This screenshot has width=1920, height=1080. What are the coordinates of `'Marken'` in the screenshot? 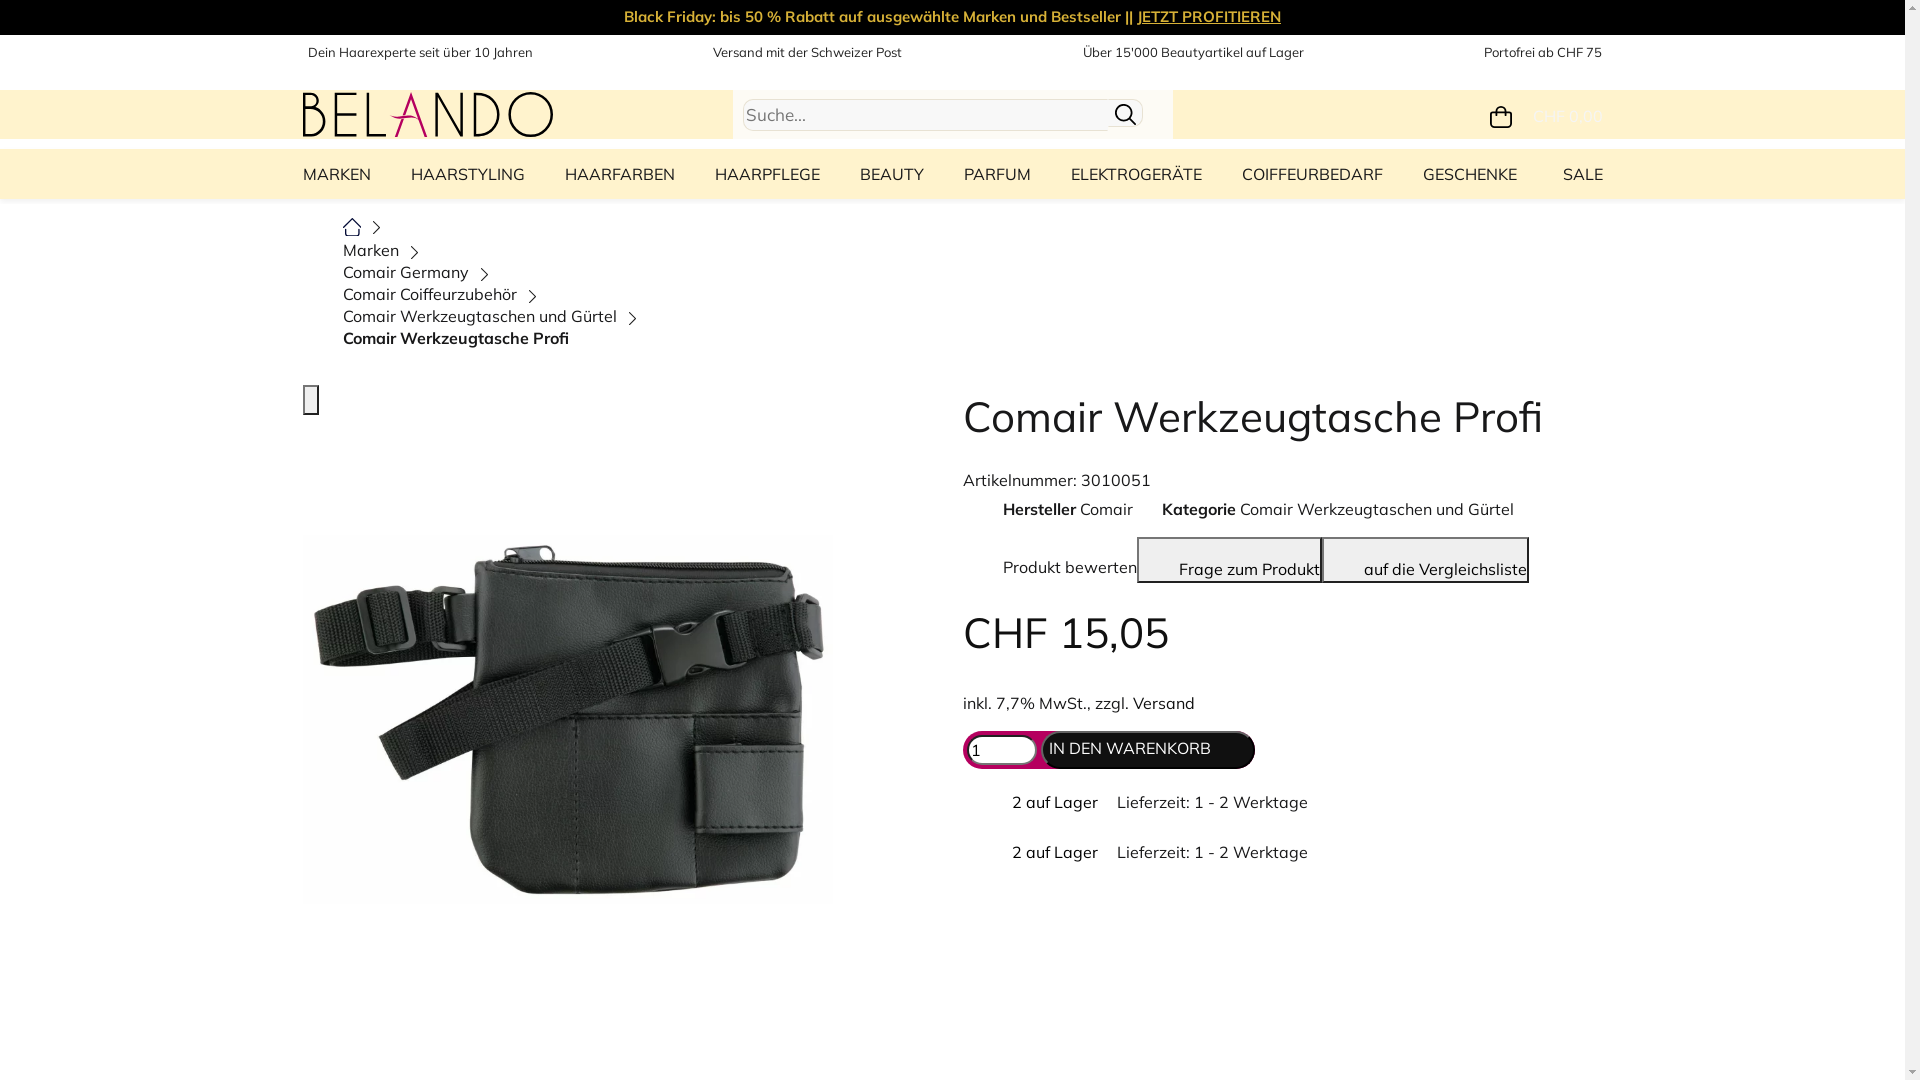 It's located at (369, 249).